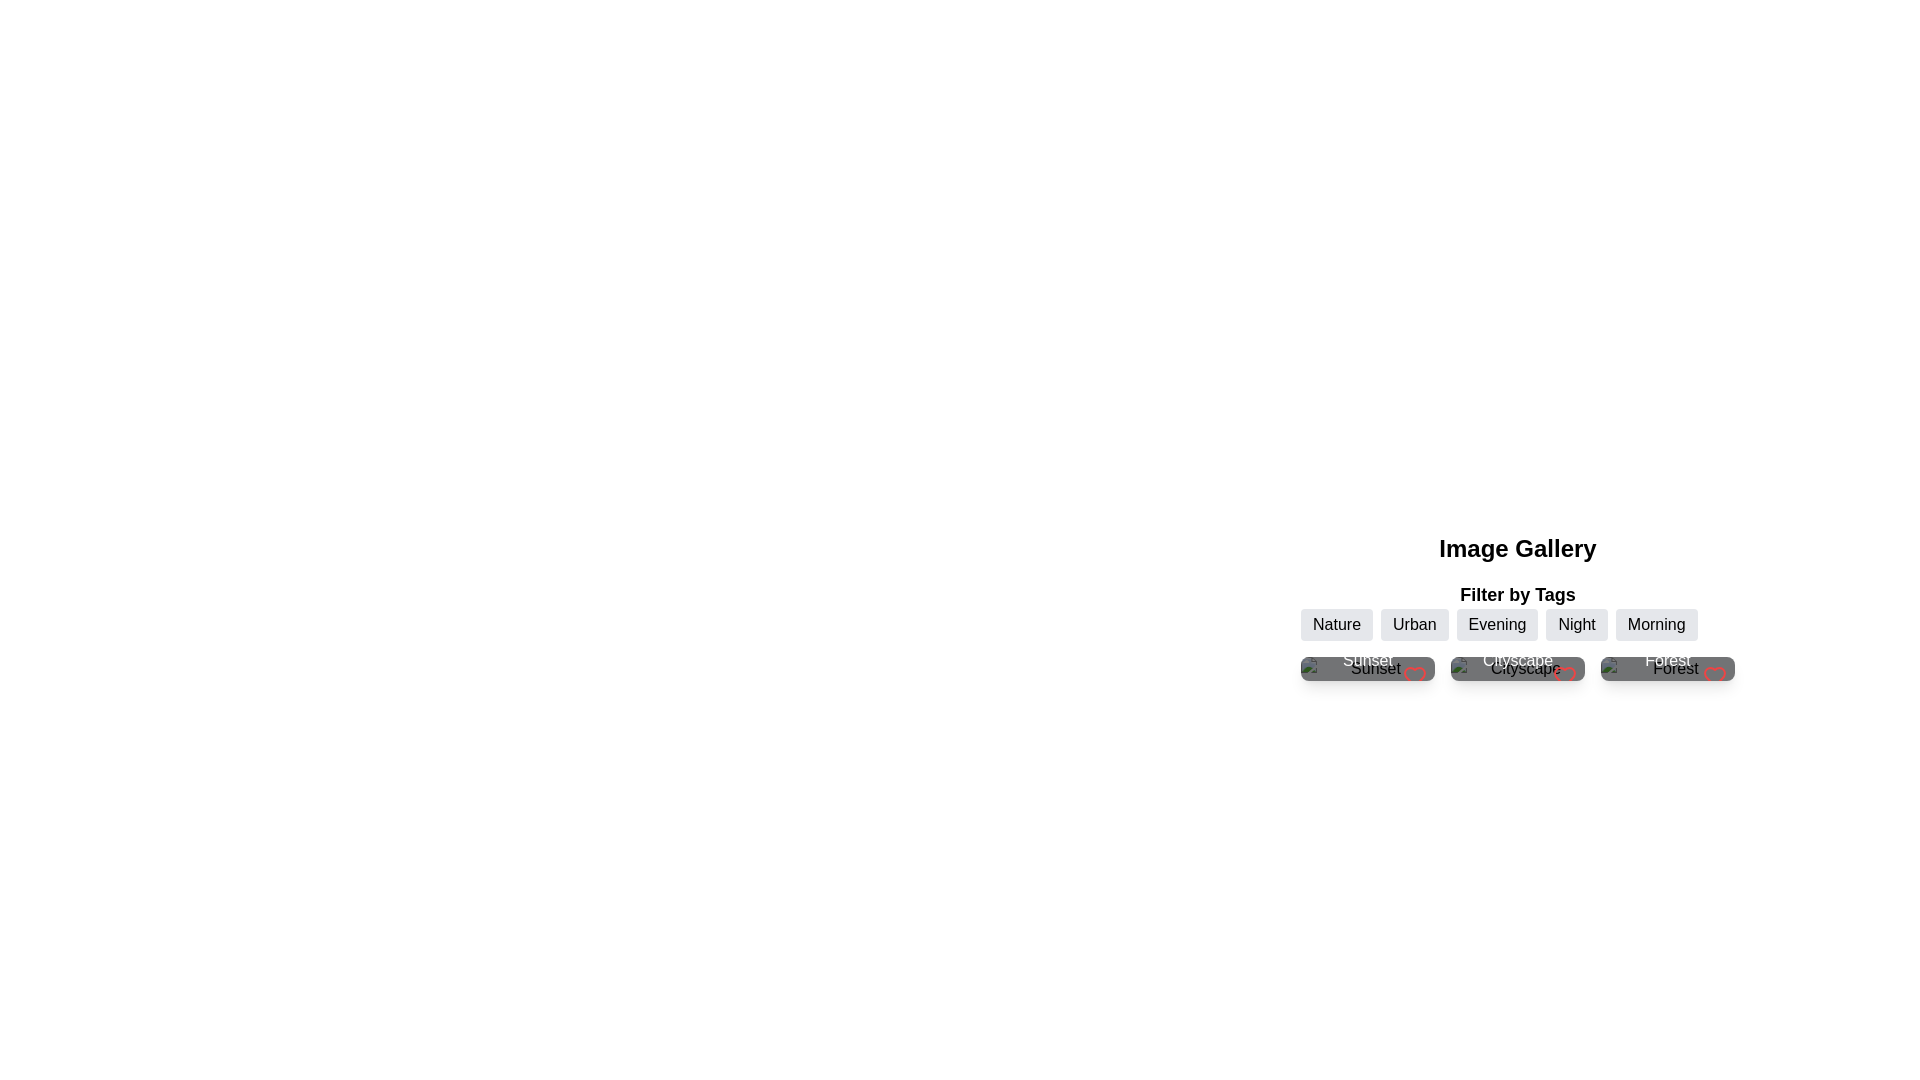 This screenshot has height=1080, width=1920. I want to click on the image titled 'Cityscape' in the image grid located under the 'Filter by Tags' section, so click(1517, 668).